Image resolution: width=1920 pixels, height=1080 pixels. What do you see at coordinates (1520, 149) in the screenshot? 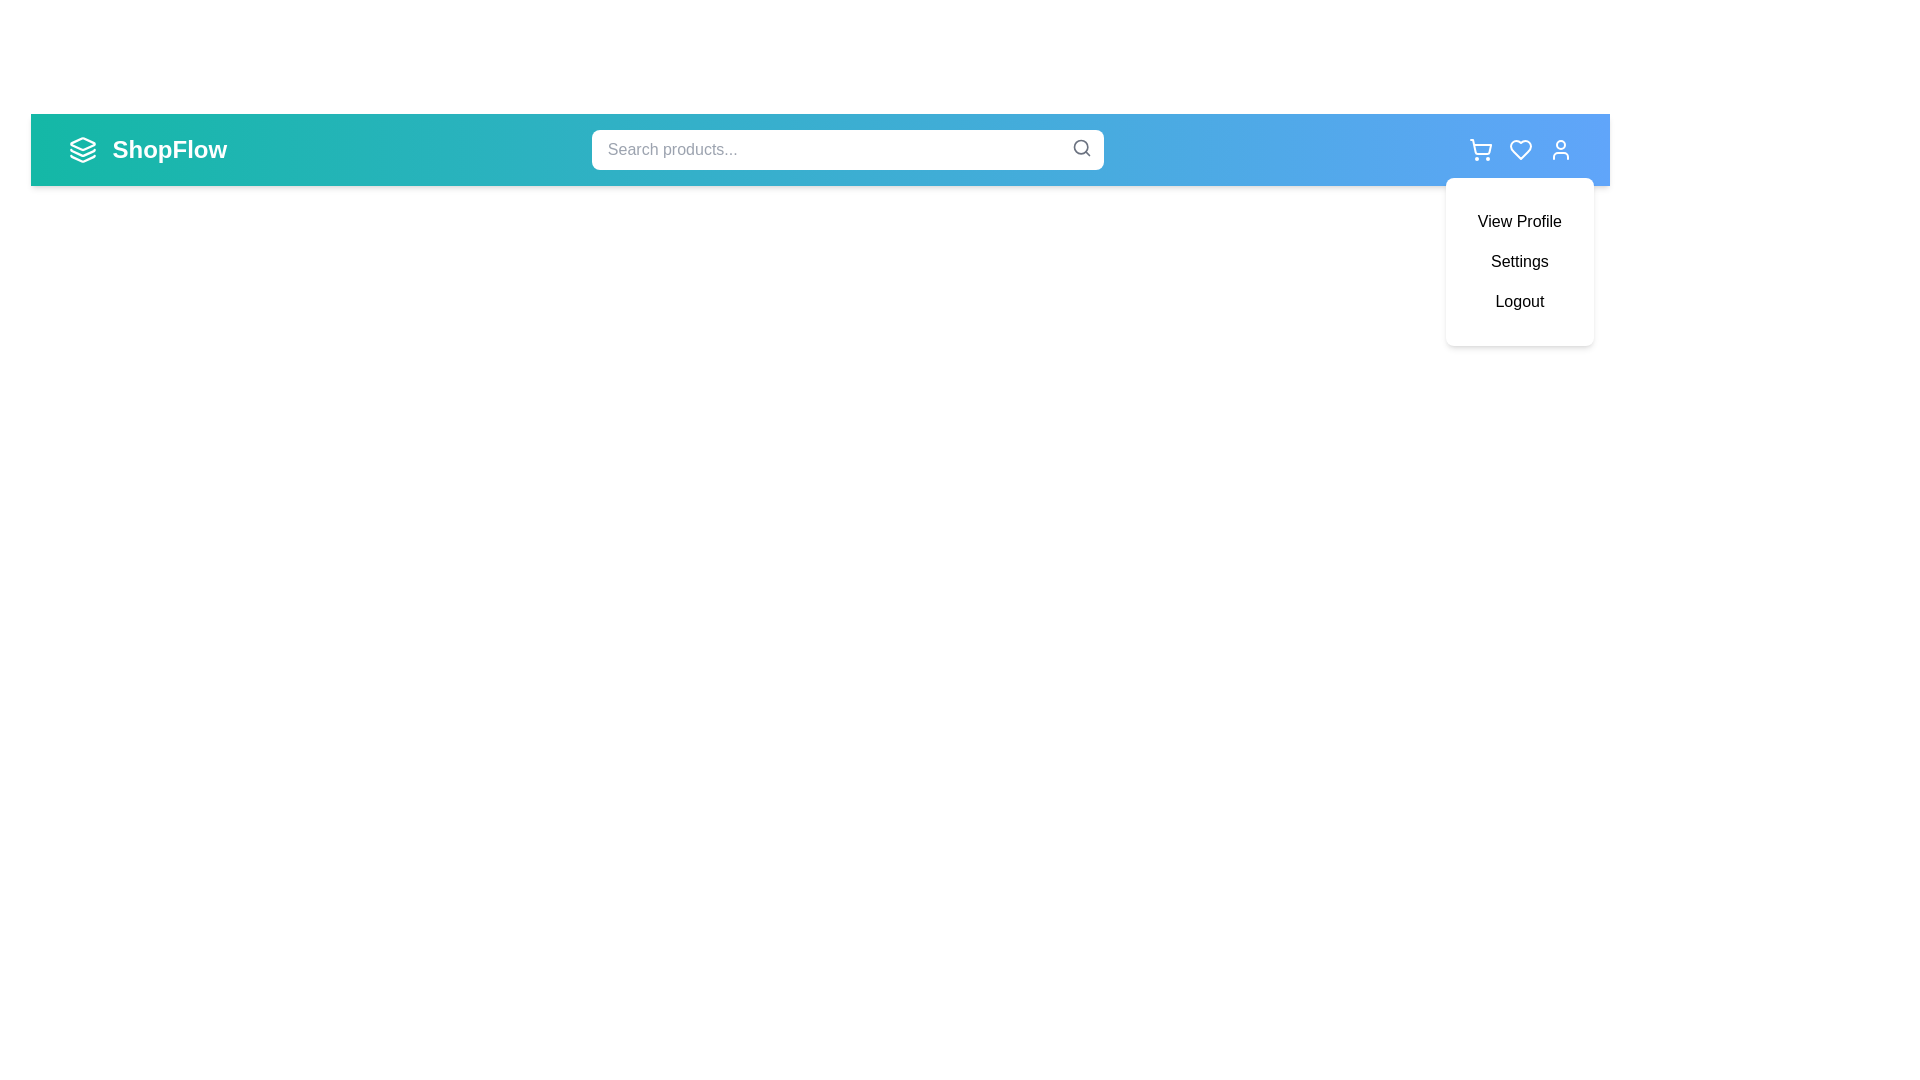
I see `the wishlist icon to view the wishlist` at bounding box center [1520, 149].